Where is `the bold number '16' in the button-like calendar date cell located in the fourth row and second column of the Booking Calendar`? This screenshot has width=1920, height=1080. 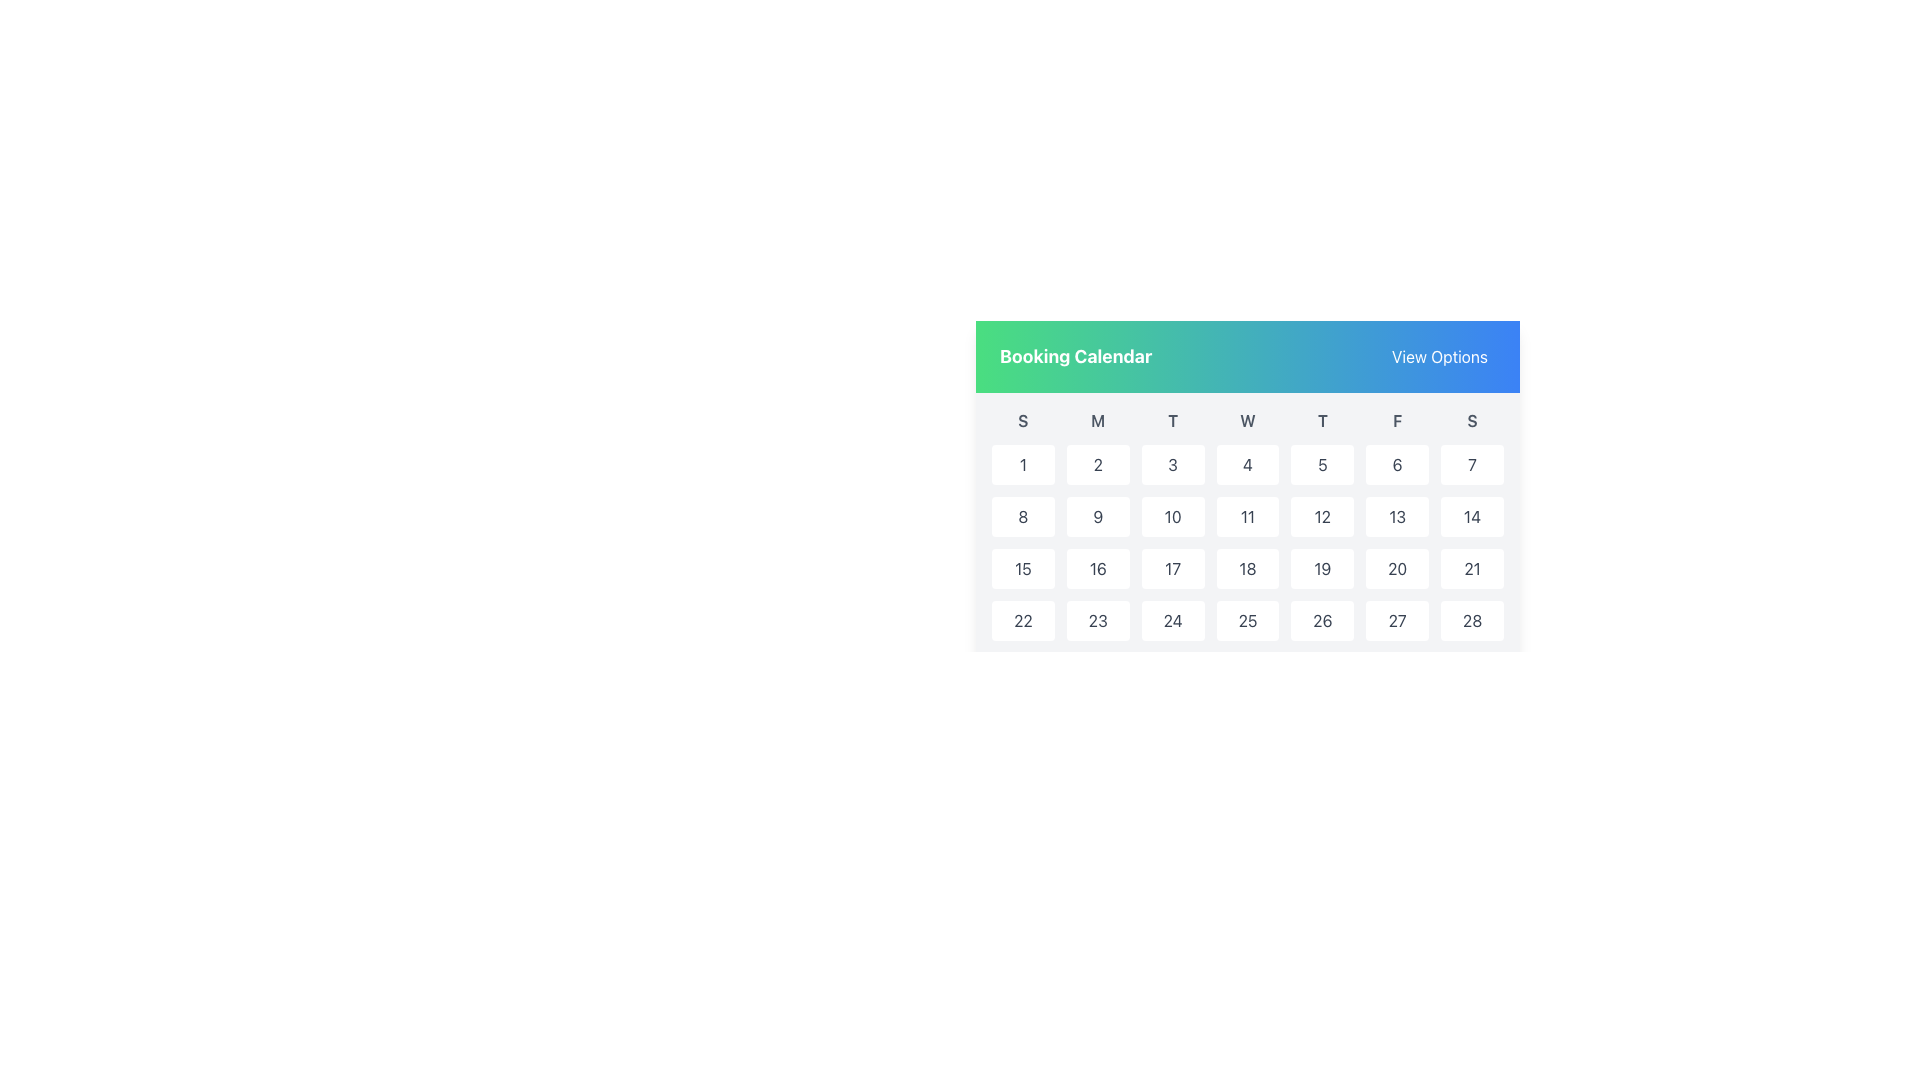 the bold number '16' in the button-like calendar date cell located in the fourth row and second column of the Booking Calendar is located at coordinates (1097, 569).